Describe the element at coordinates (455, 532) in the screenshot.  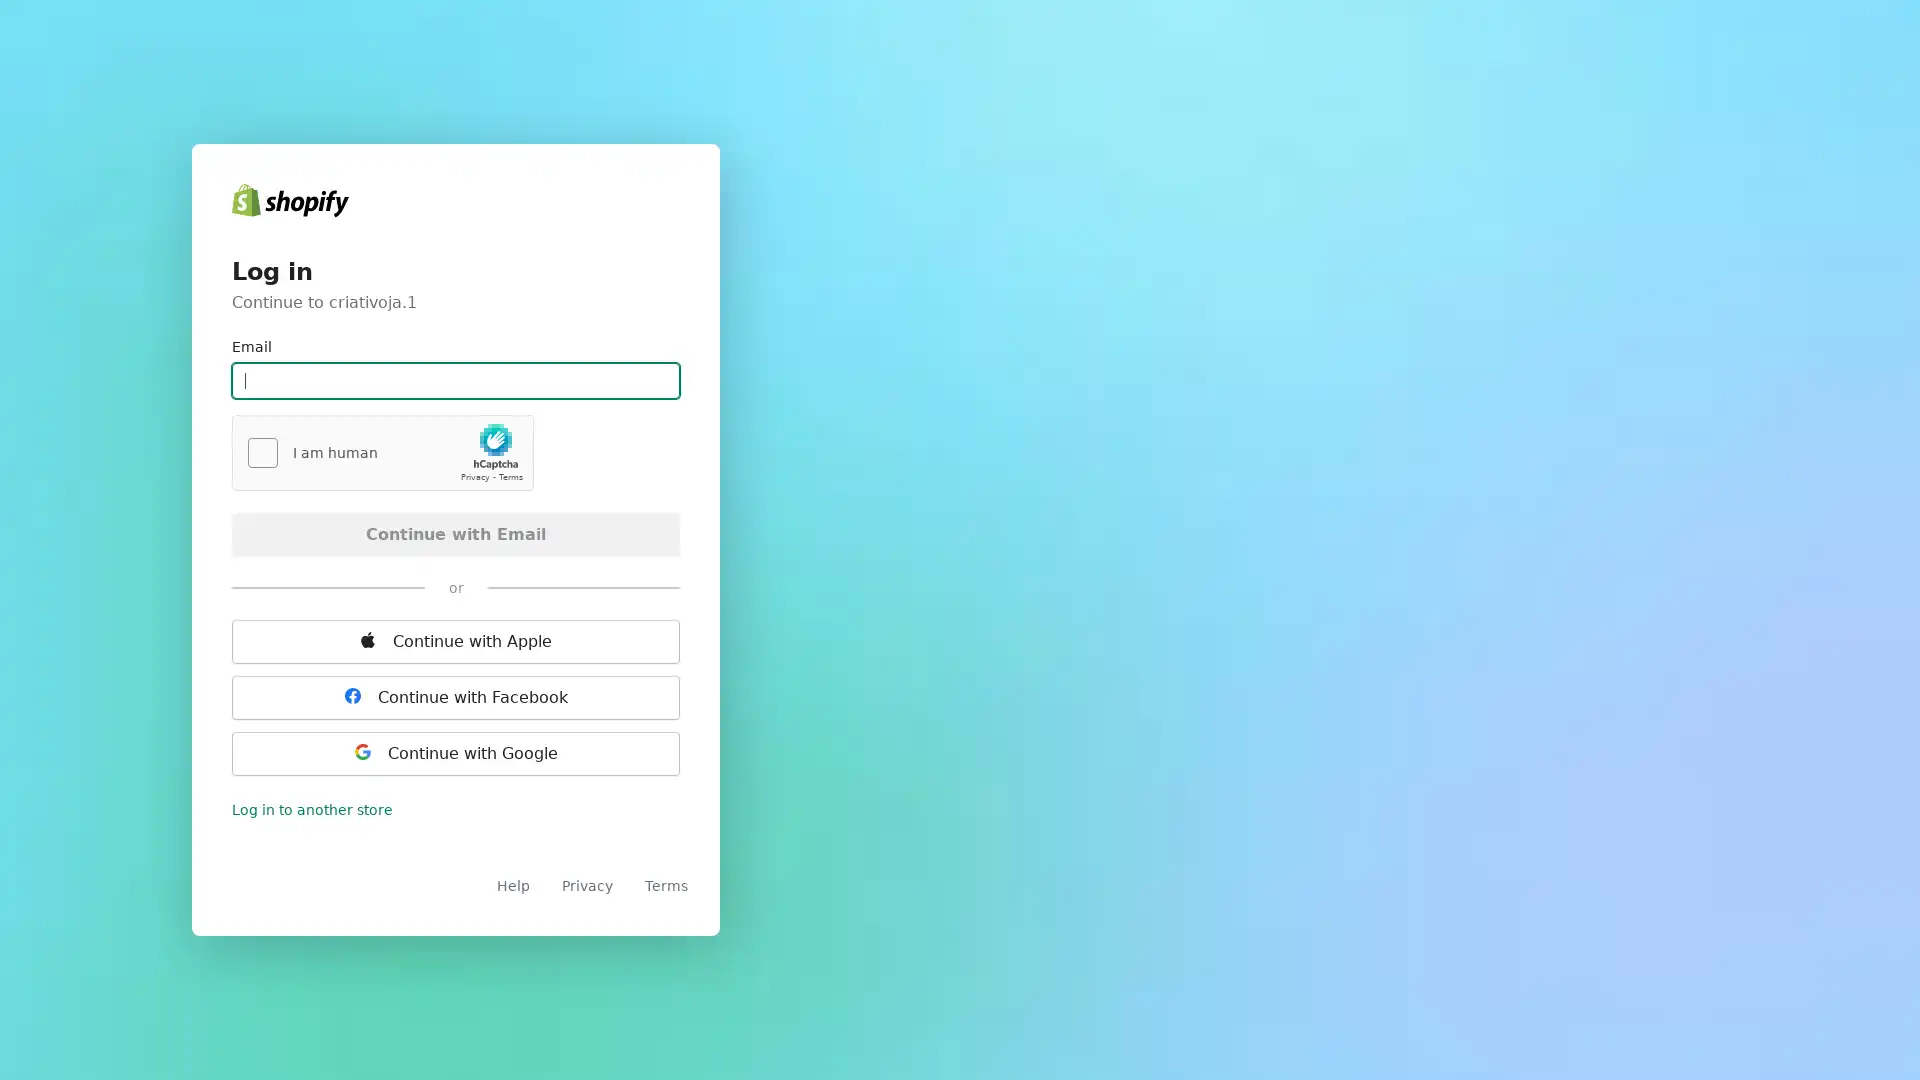
I see `Continue with Email` at that location.